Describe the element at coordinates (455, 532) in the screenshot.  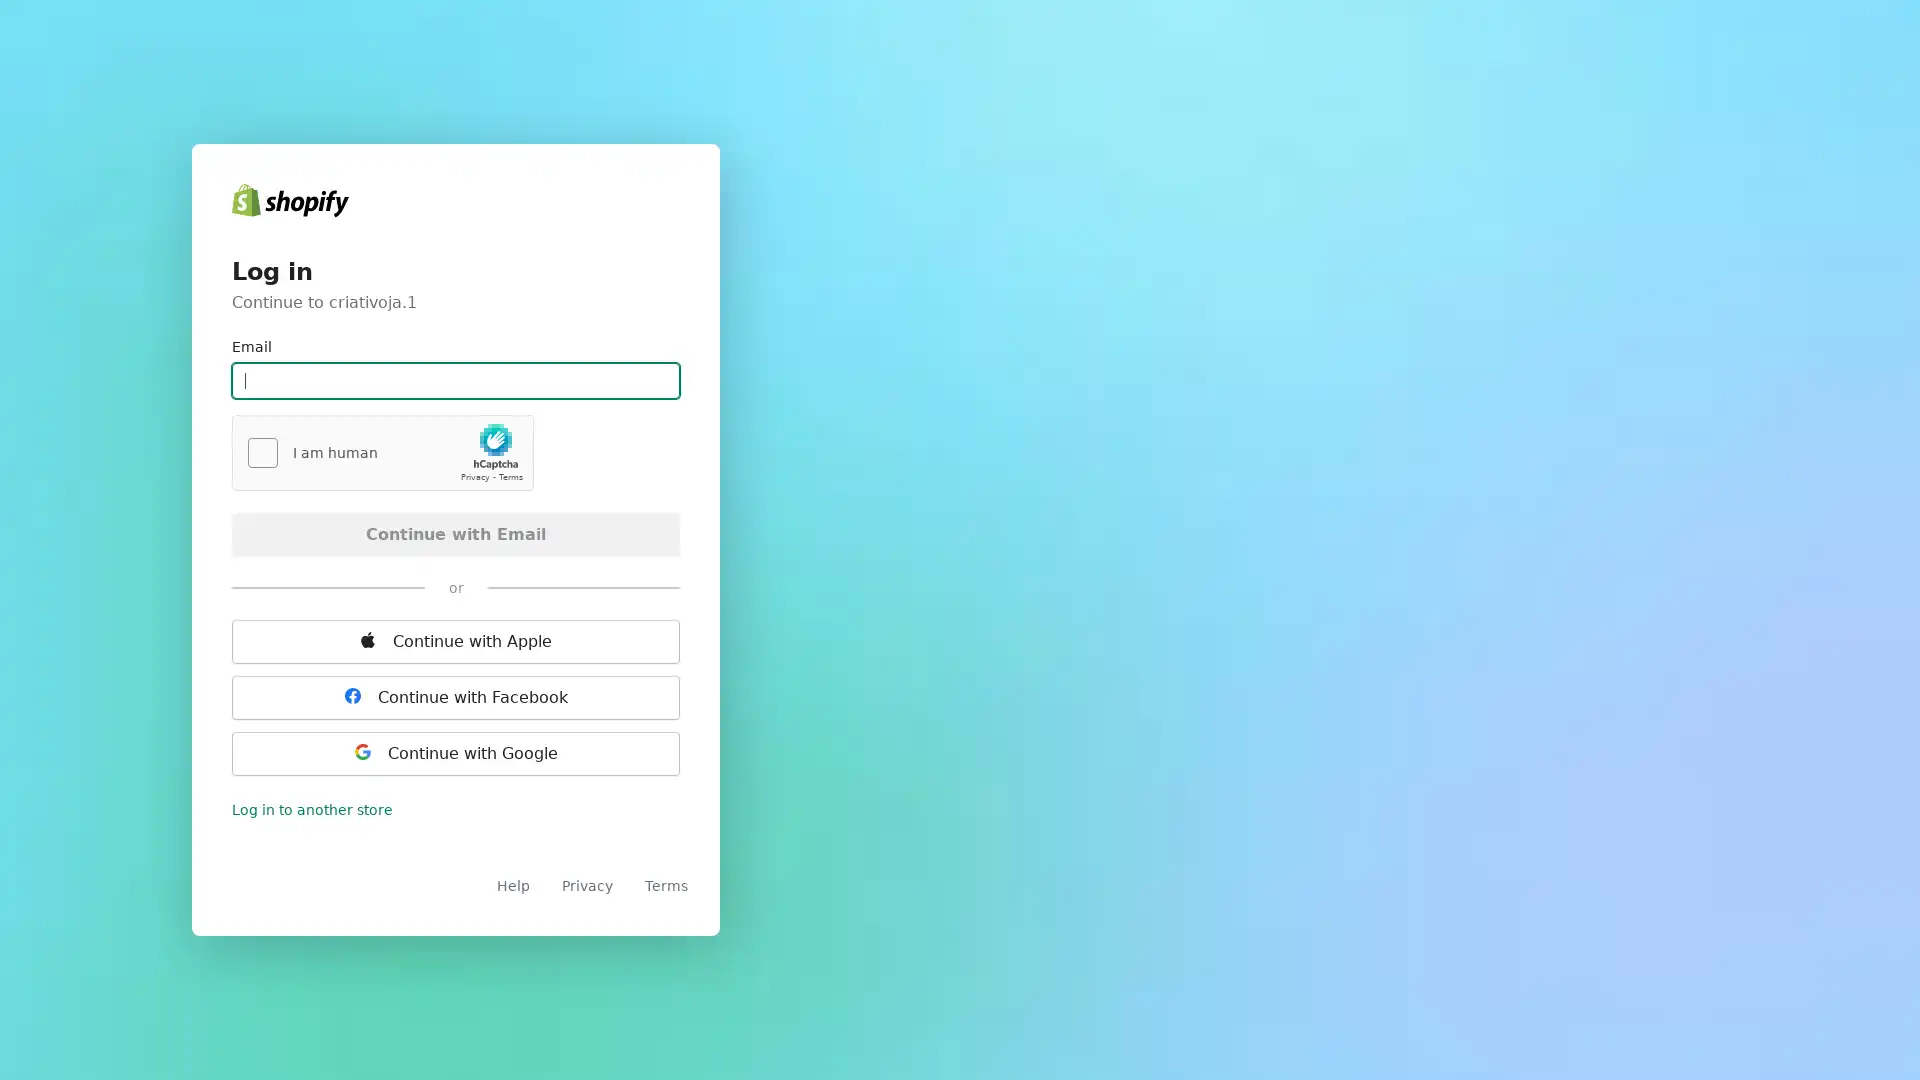
I see `Continue with Email` at that location.